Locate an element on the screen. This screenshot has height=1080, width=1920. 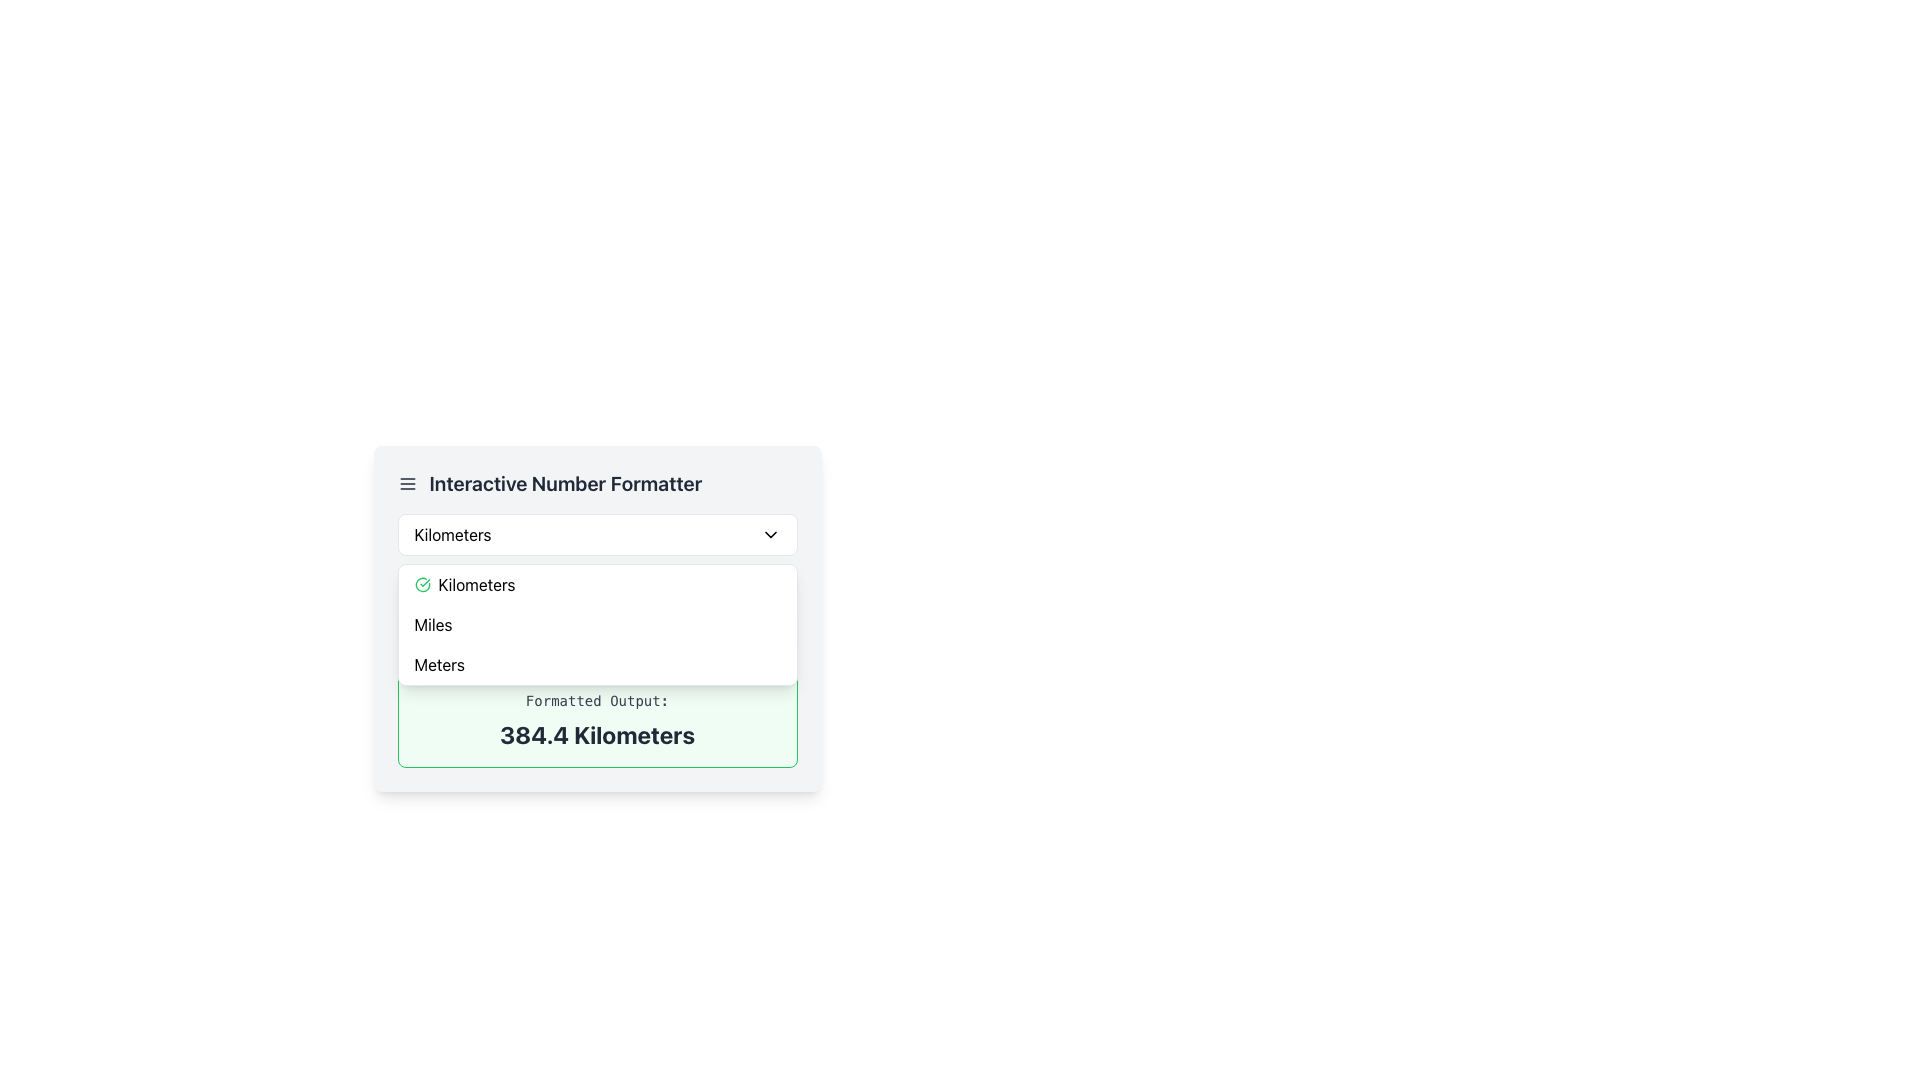
the 'Kilometers' option in the dropdown menu is located at coordinates (596, 585).